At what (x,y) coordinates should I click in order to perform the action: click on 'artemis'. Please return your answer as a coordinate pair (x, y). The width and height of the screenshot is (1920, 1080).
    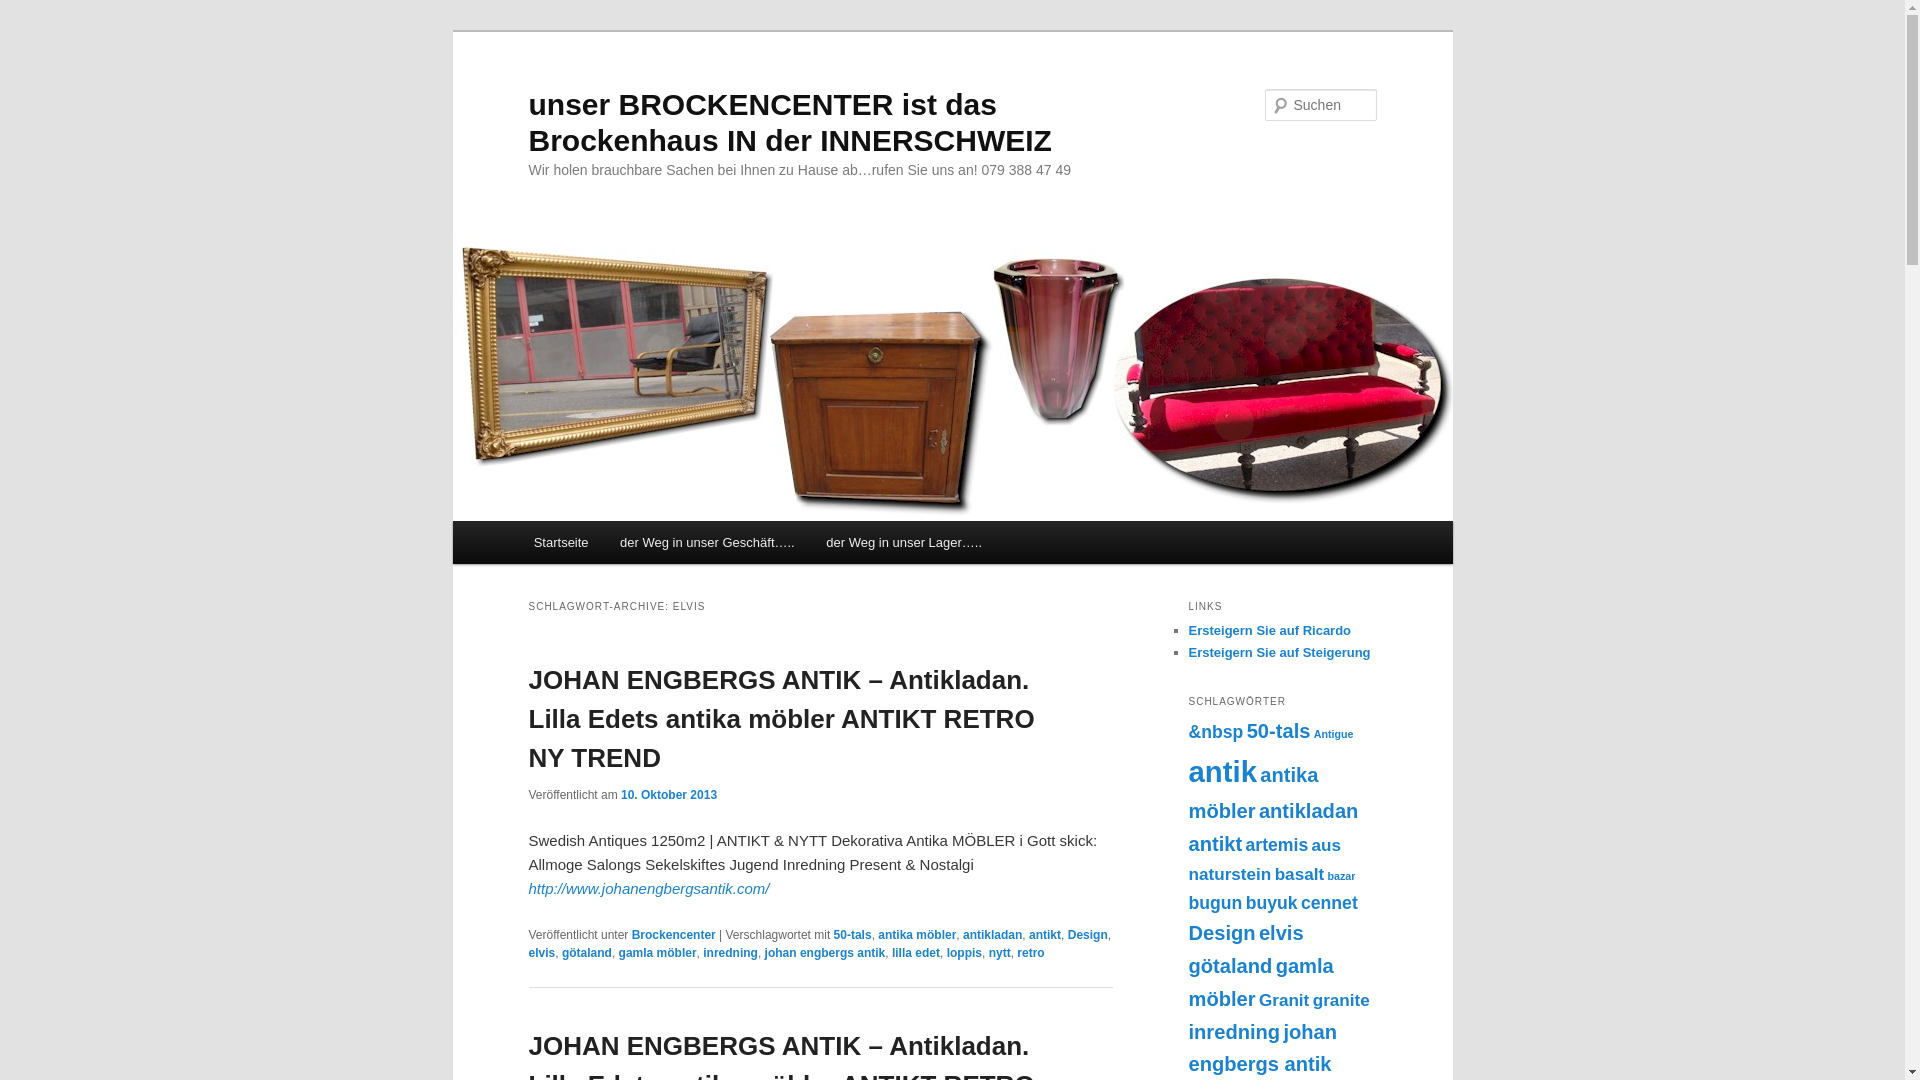
    Looking at the image, I should click on (1275, 844).